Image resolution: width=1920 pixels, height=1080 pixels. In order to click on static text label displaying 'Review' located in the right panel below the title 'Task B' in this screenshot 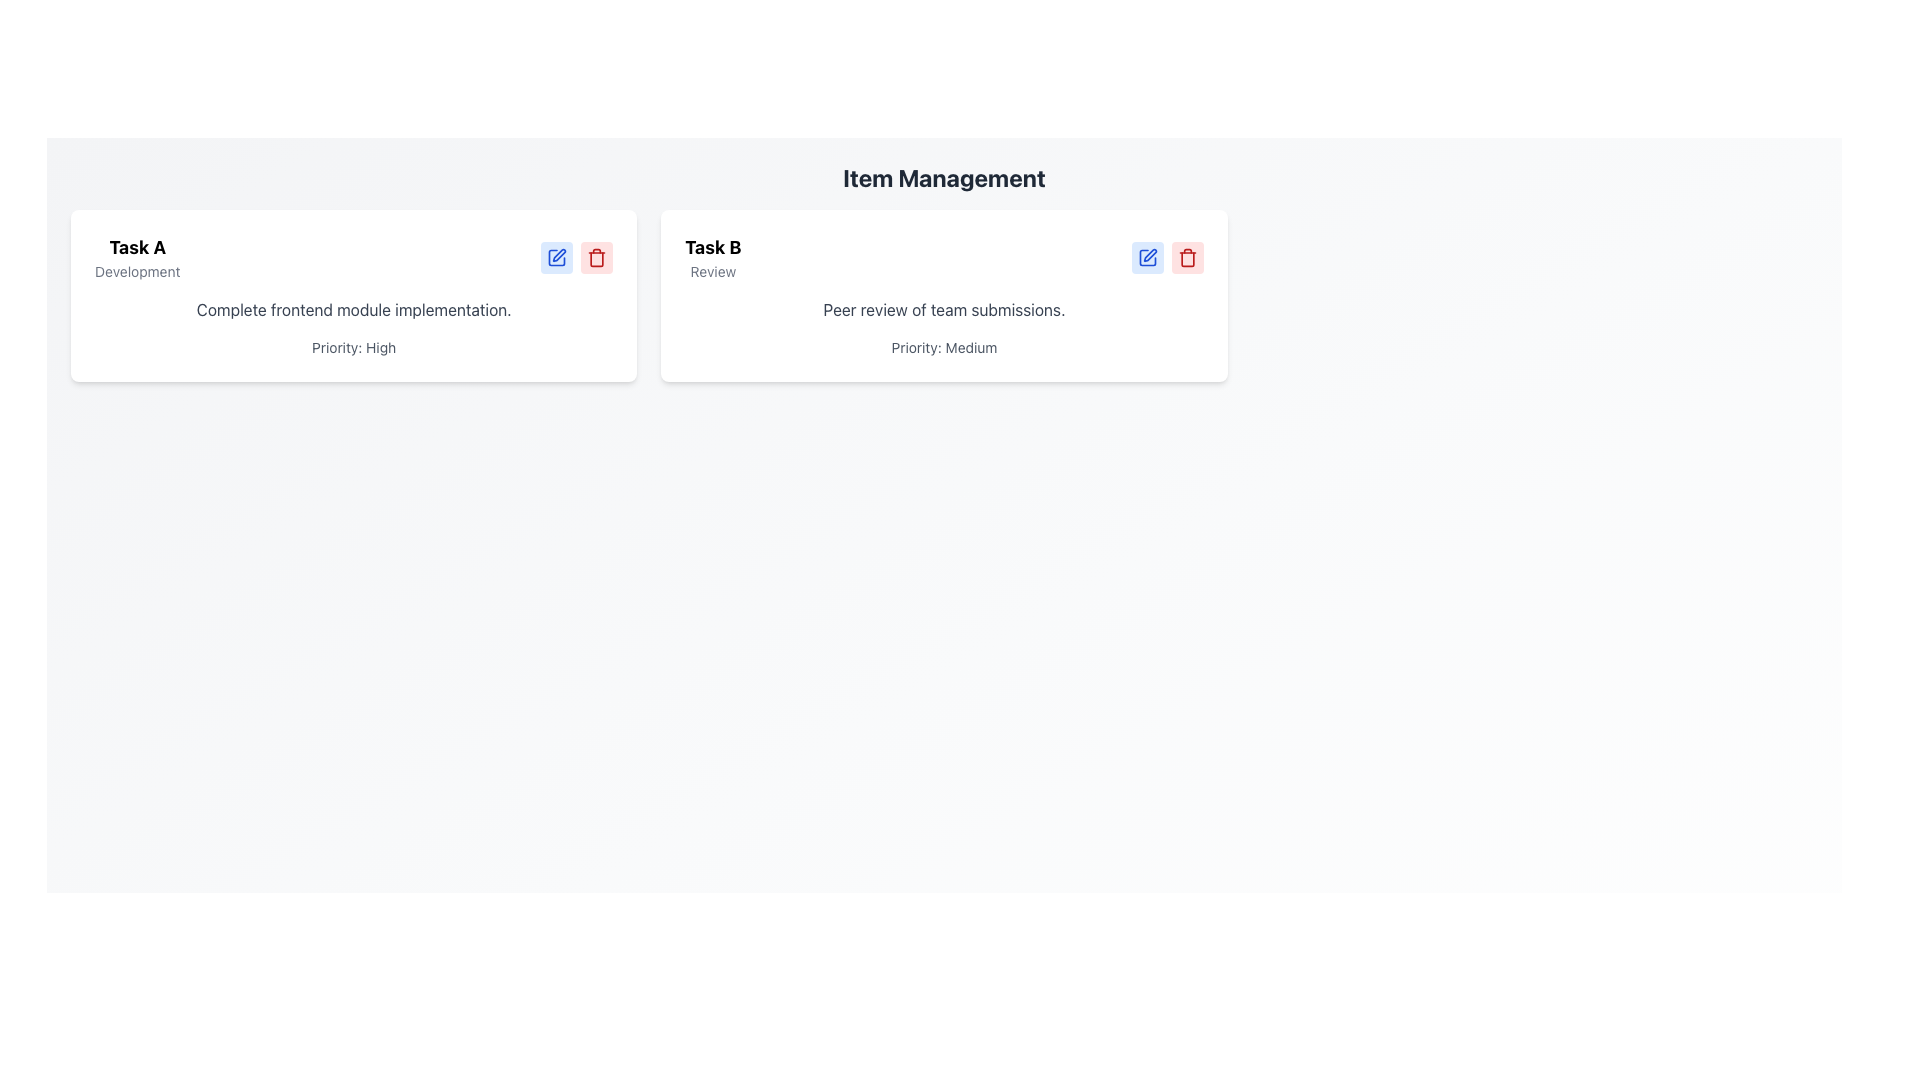, I will do `click(713, 272)`.